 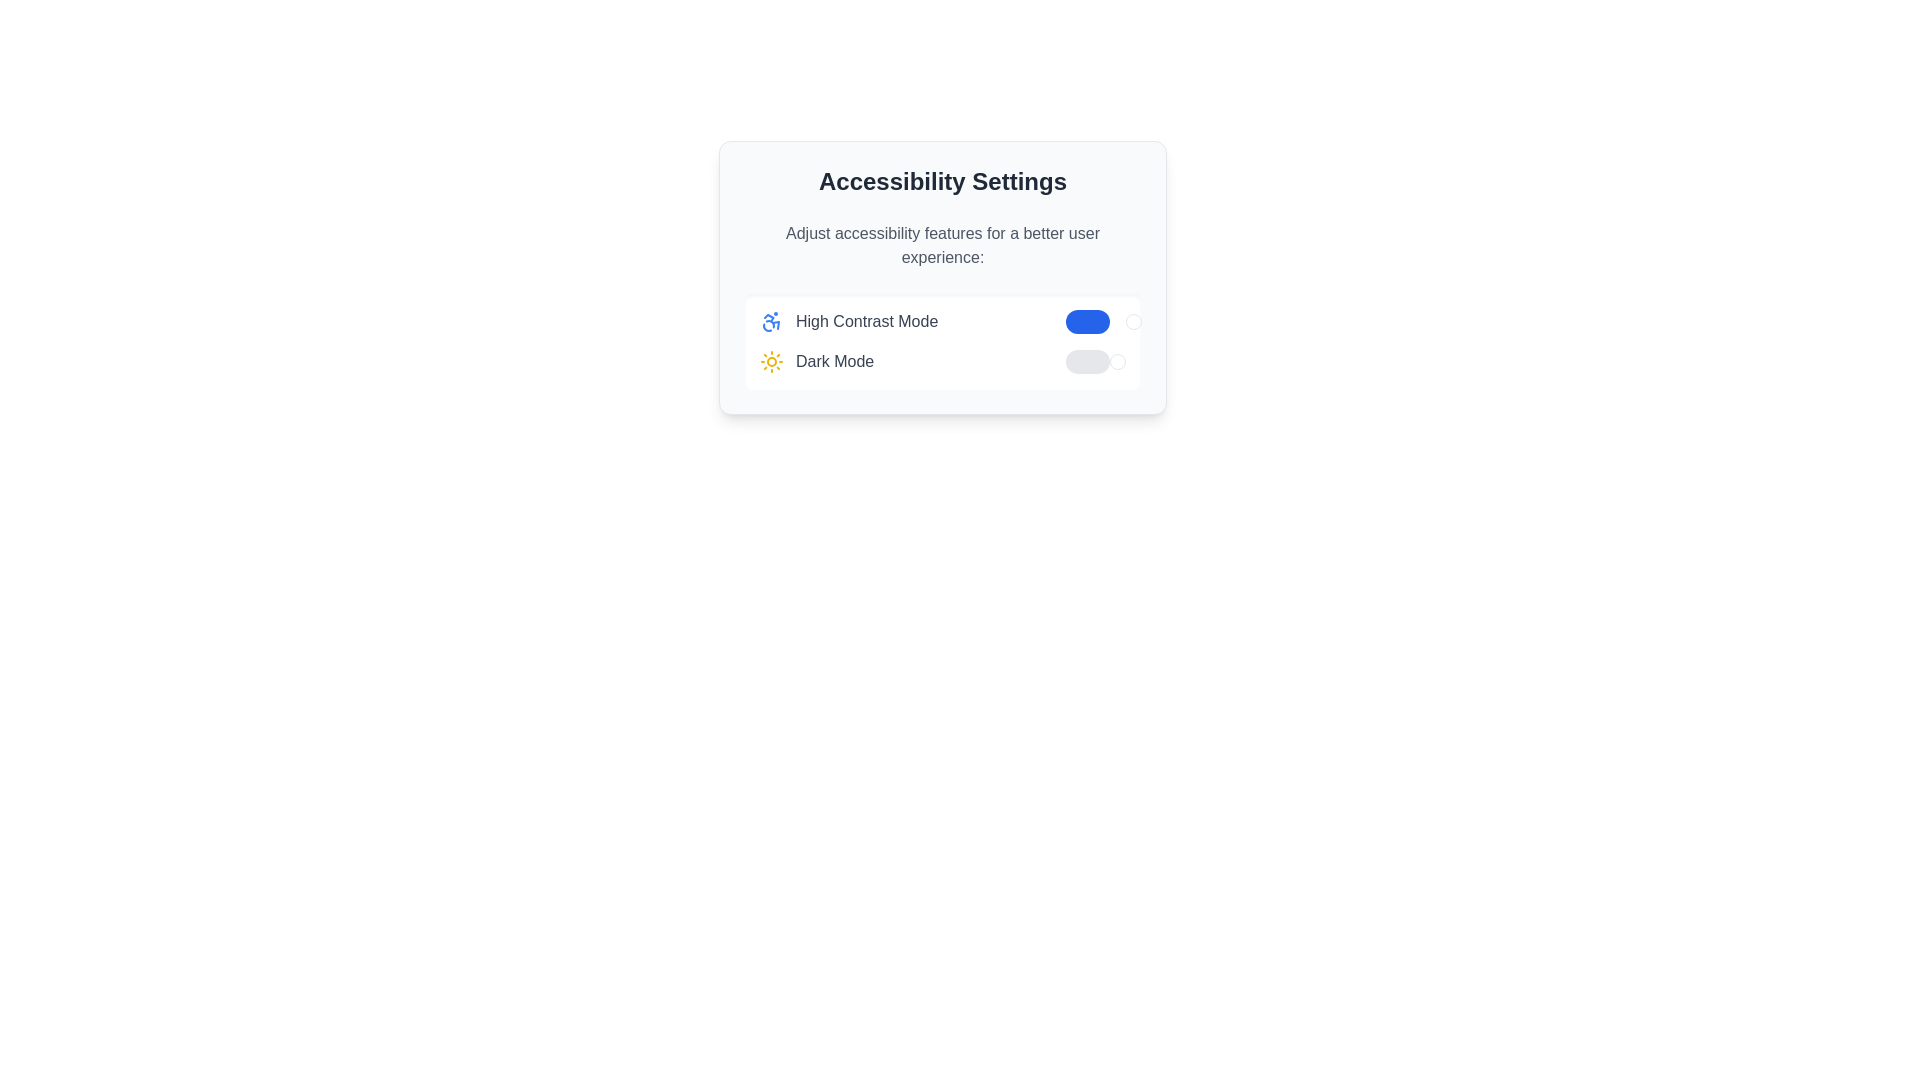 What do you see at coordinates (1117, 362) in the screenshot?
I see `the rightmost handle of the toggle switch to change its state` at bounding box center [1117, 362].